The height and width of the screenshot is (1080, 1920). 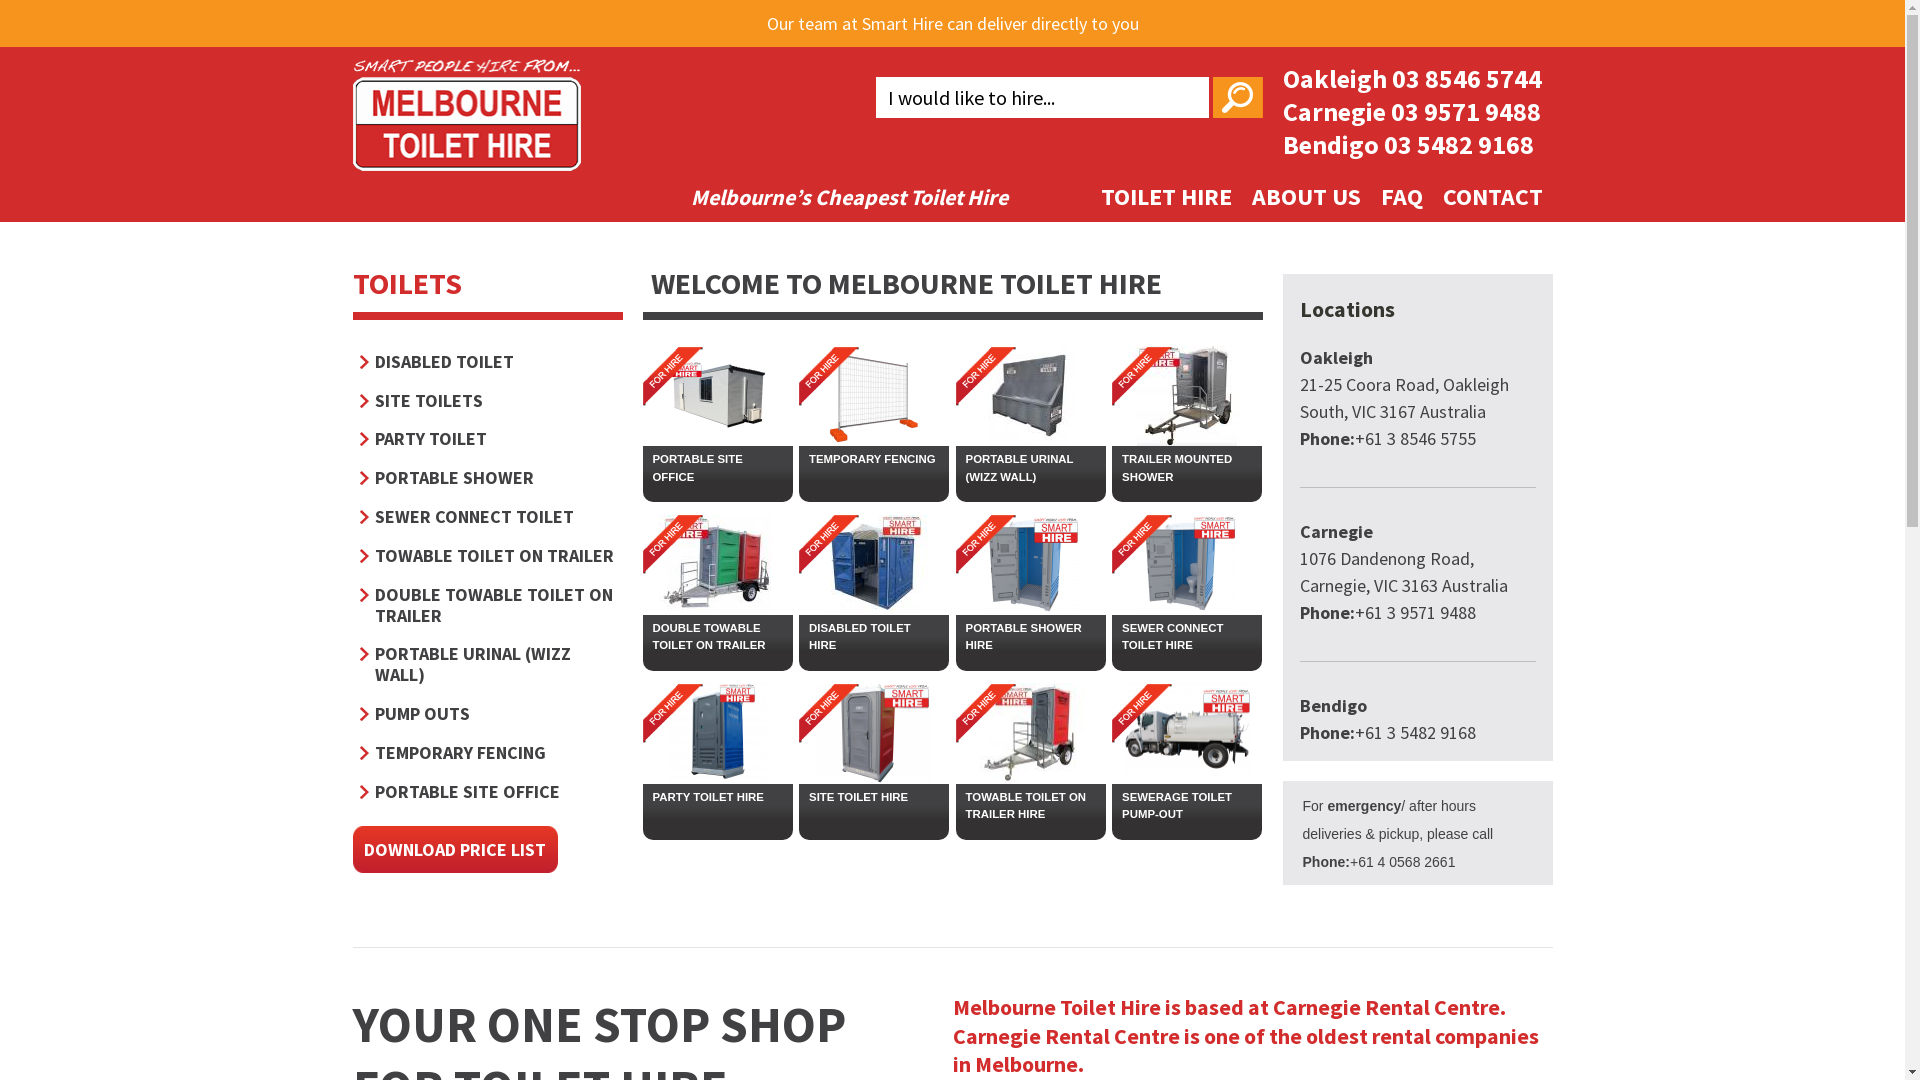 I want to click on 'Skip to main content', so click(x=858, y=2).